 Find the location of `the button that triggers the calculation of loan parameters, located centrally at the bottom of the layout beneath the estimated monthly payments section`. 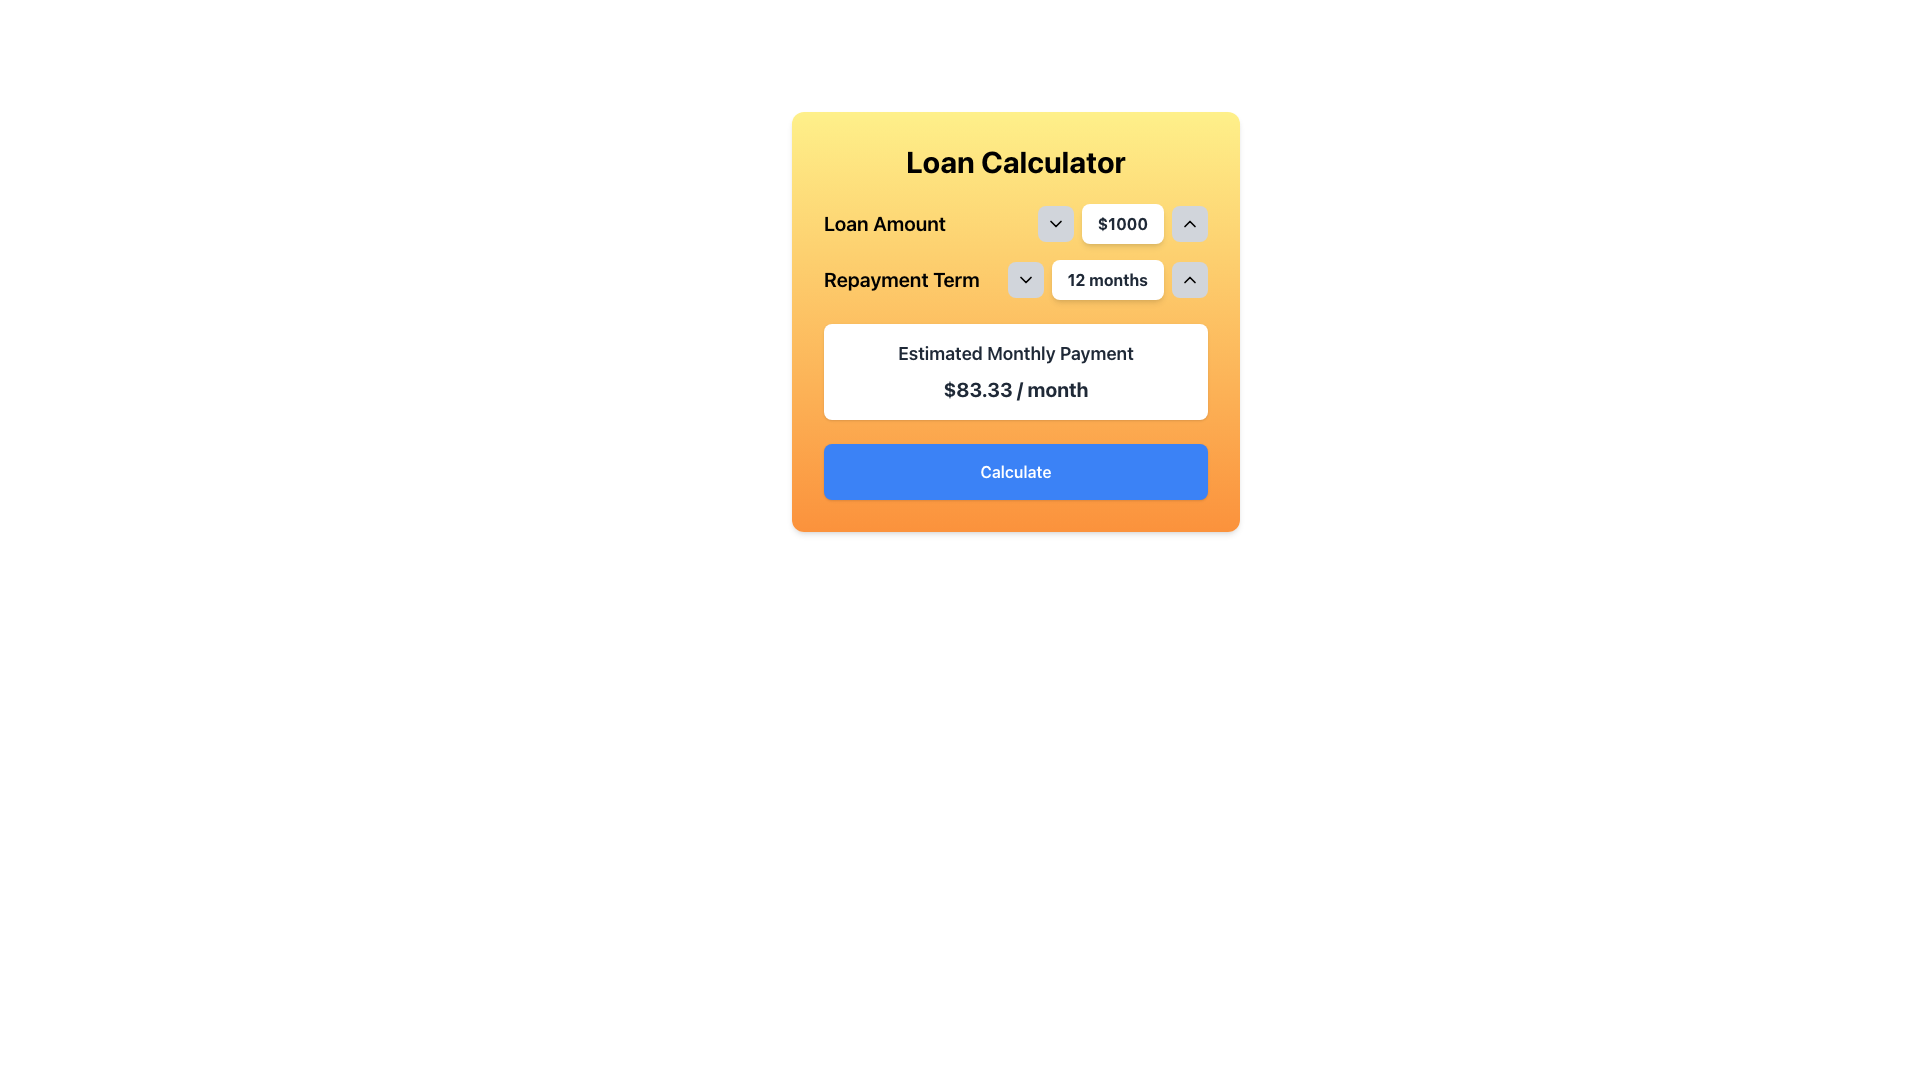

the button that triggers the calculation of loan parameters, located centrally at the bottom of the layout beneath the estimated monthly payments section is located at coordinates (1016, 471).